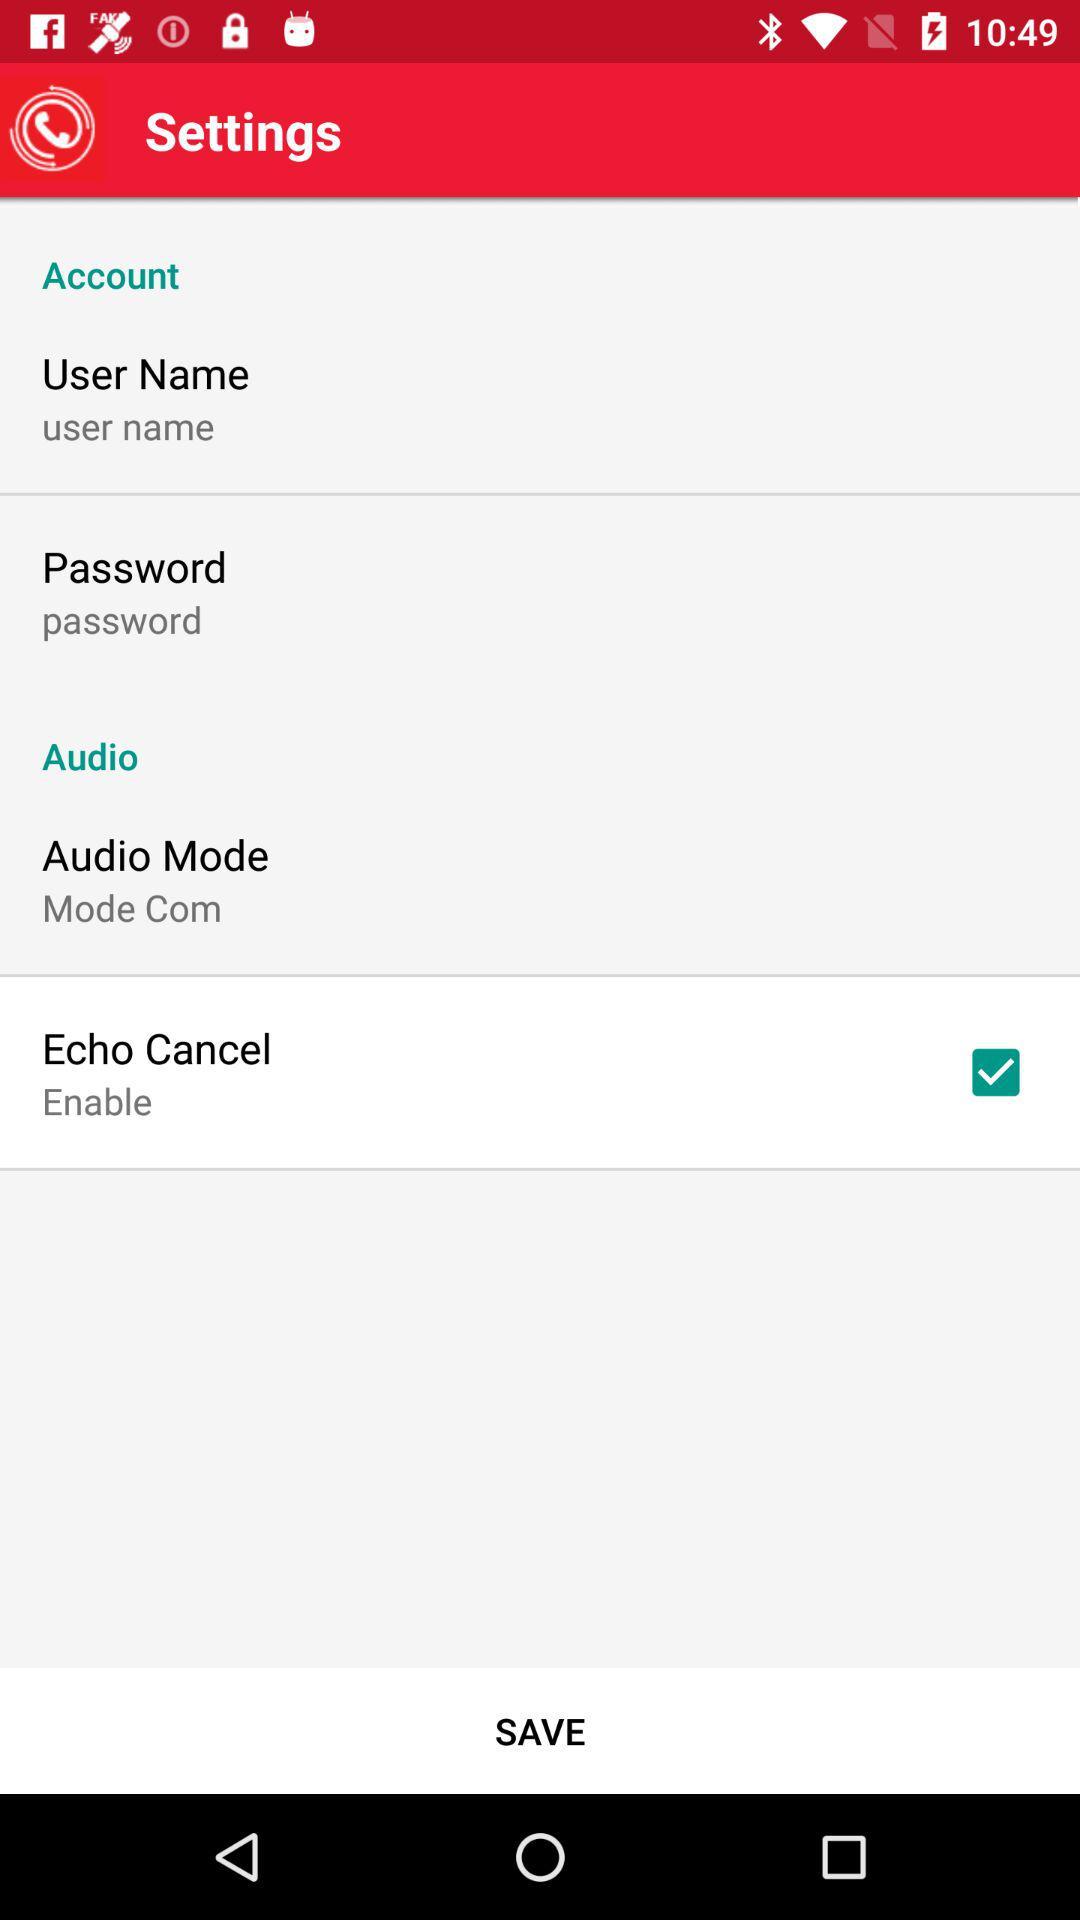  Describe the element at coordinates (540, 1730) in the screenshot. I see `the save icon` at that location.